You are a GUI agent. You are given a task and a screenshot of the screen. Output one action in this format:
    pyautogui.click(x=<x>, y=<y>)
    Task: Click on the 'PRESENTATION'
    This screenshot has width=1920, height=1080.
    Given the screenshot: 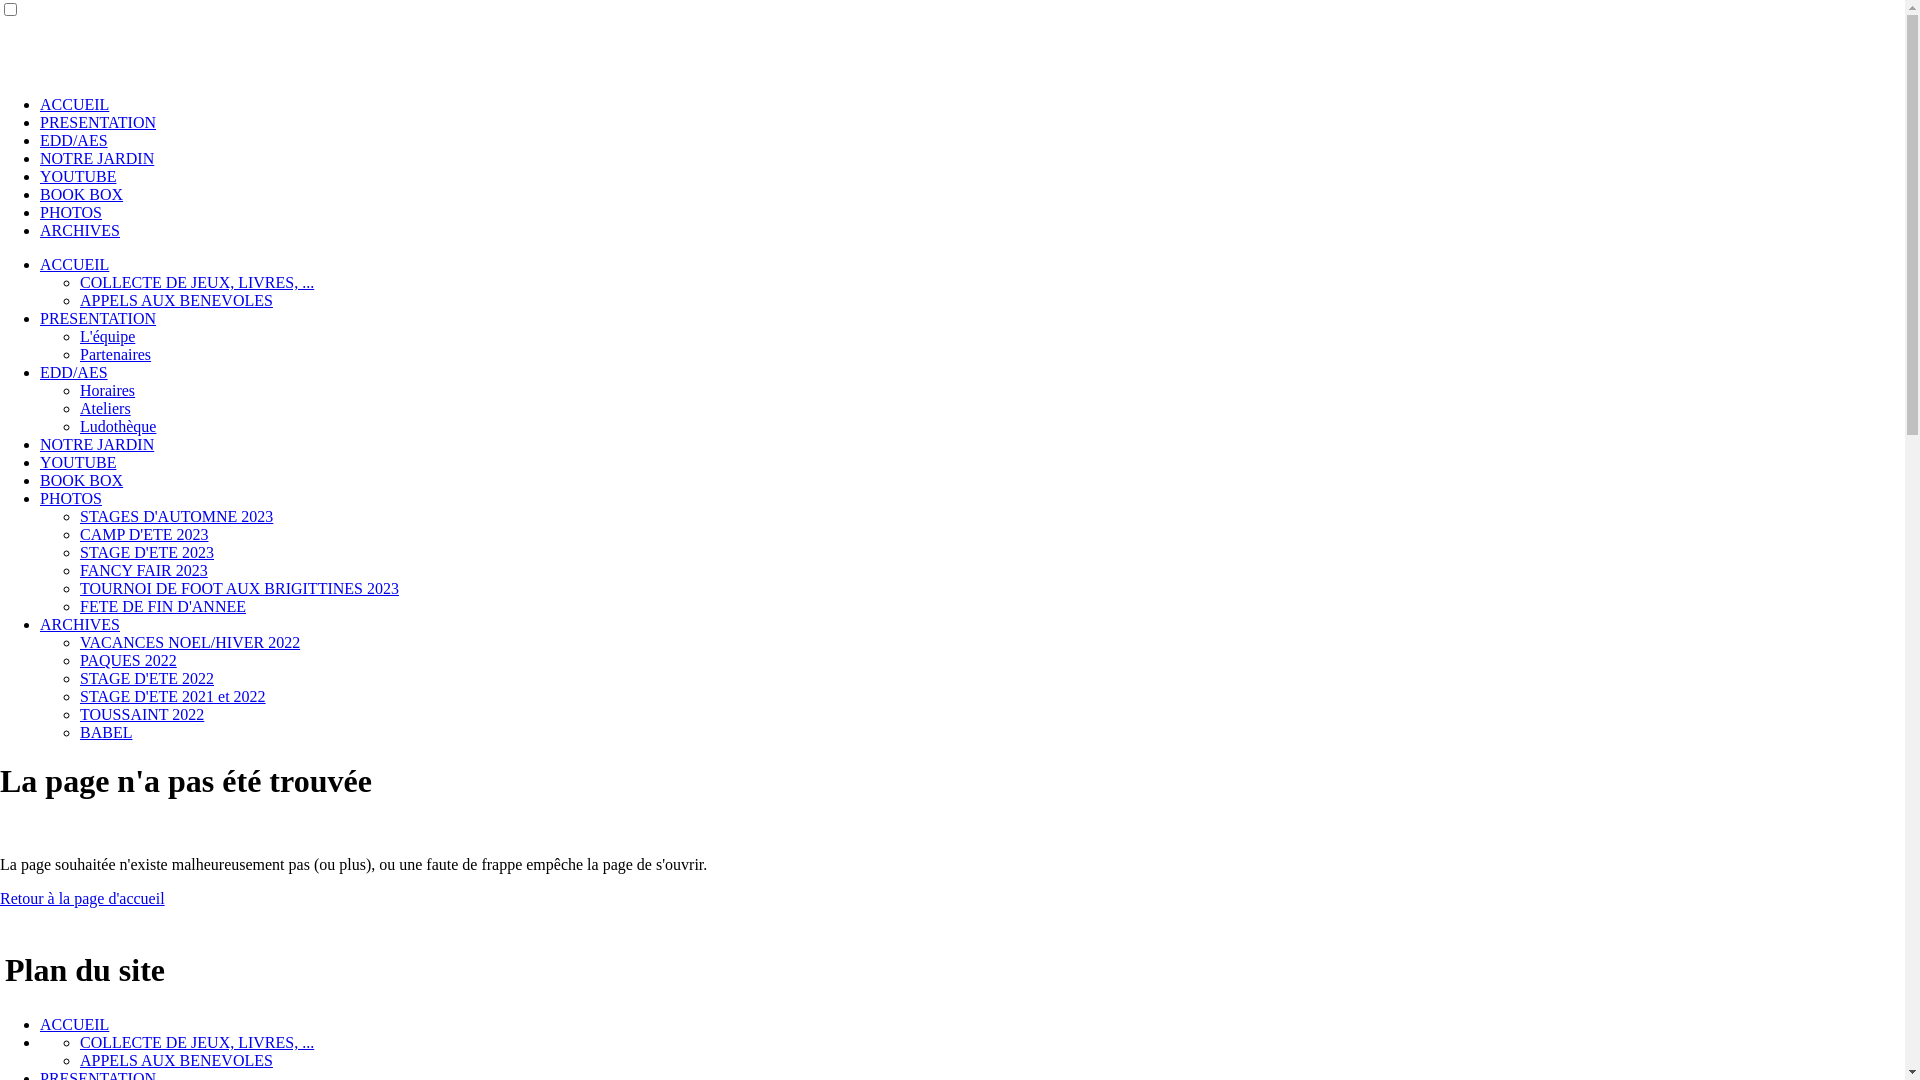 What is the action you would take?
    pyautogui.click(x=96, y=122)
    